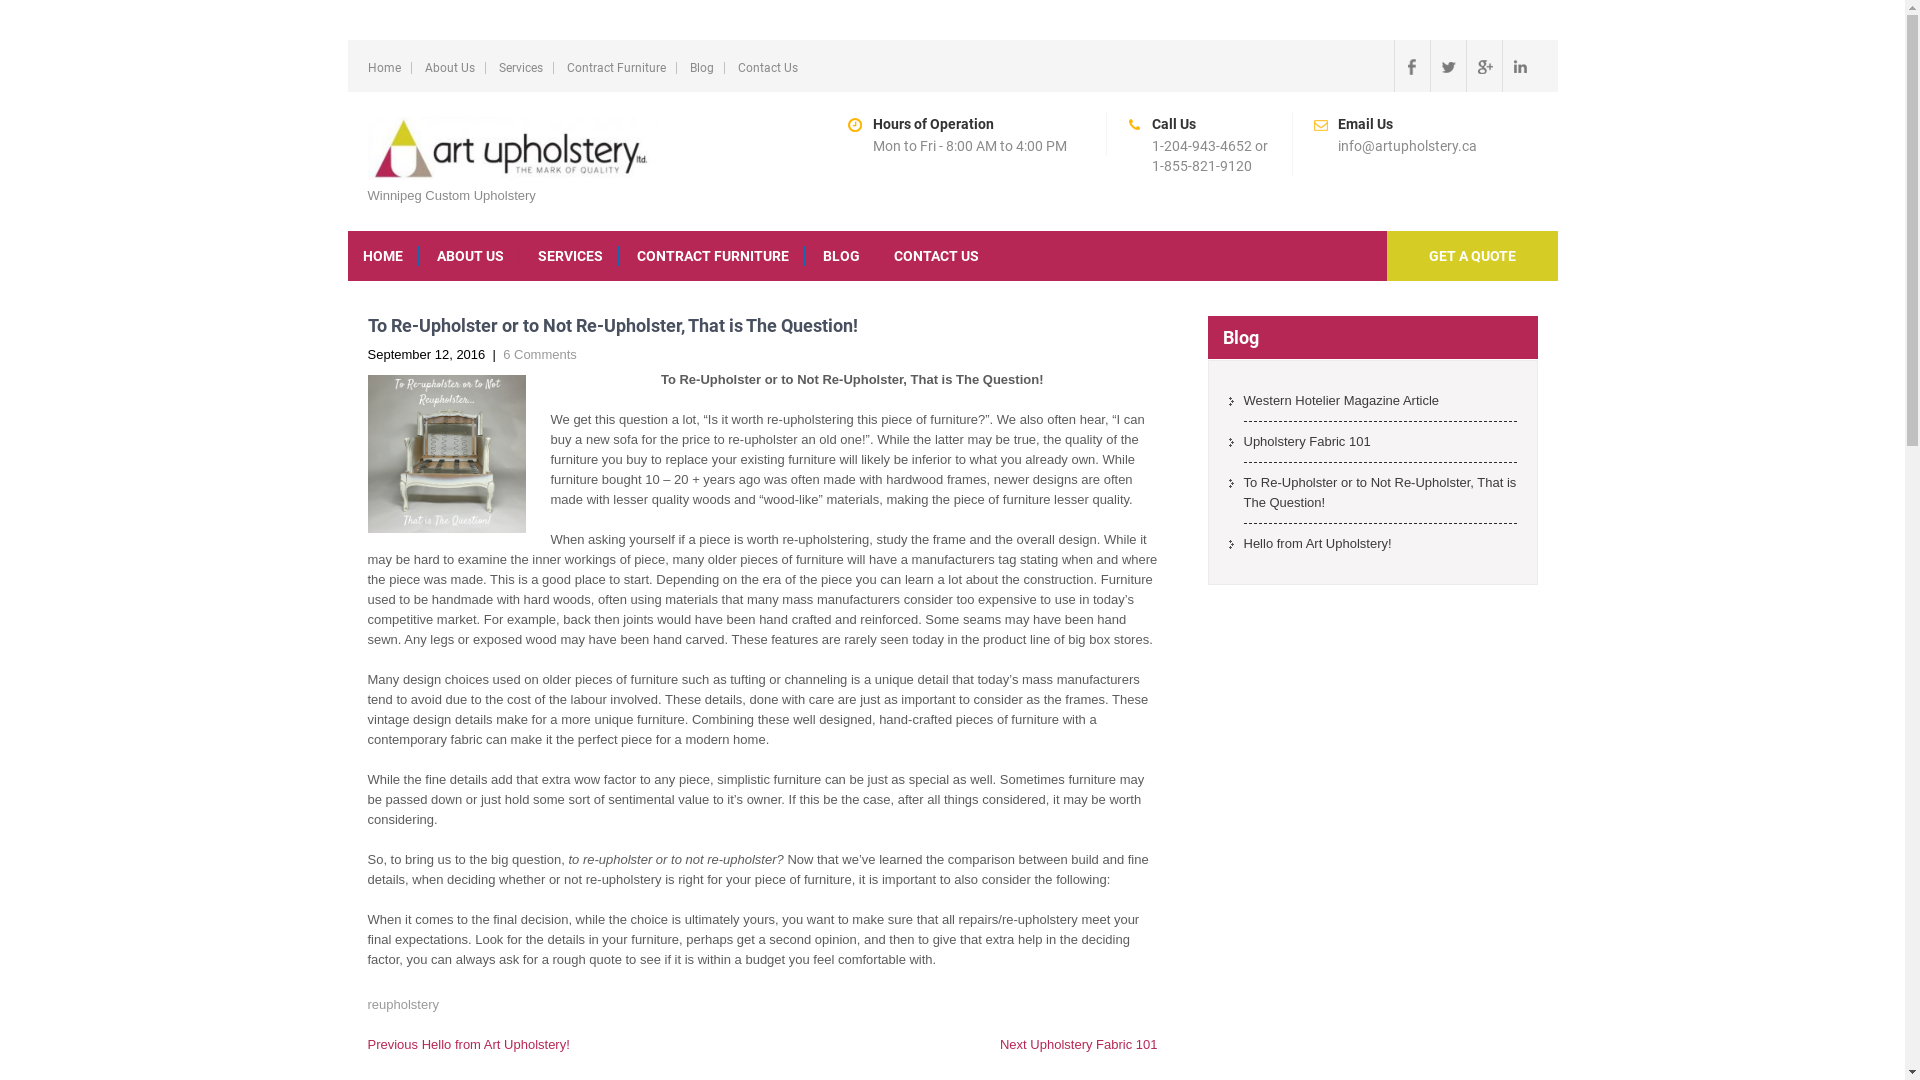 This screenshot has width=1920, height=1080. Describe the element at coordinates (402, 1004) in the screenshot. I see `'reupholstery'` at that location.